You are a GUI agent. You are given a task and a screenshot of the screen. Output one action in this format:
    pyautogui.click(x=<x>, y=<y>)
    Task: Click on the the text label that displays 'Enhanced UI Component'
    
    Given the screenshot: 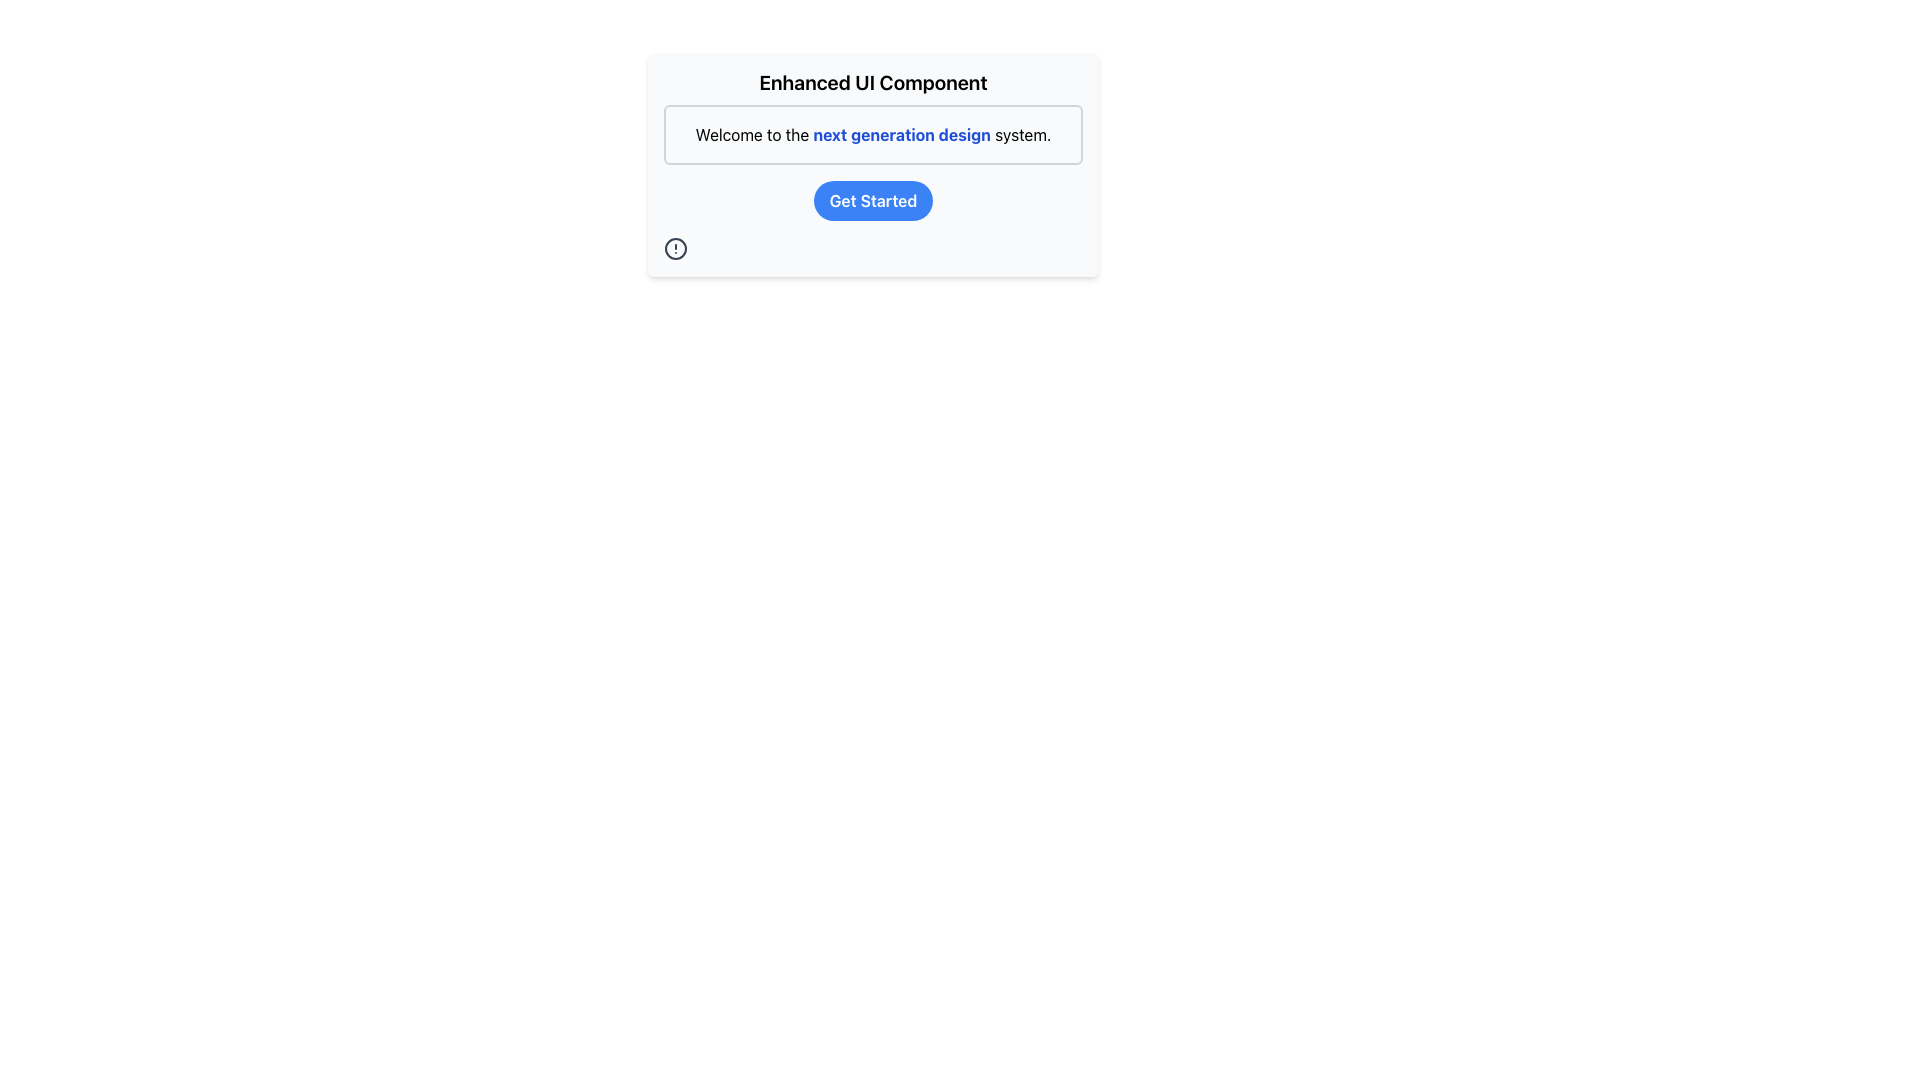 What is the action you would take?
    pyautogui.click(x=873, y=82)
    